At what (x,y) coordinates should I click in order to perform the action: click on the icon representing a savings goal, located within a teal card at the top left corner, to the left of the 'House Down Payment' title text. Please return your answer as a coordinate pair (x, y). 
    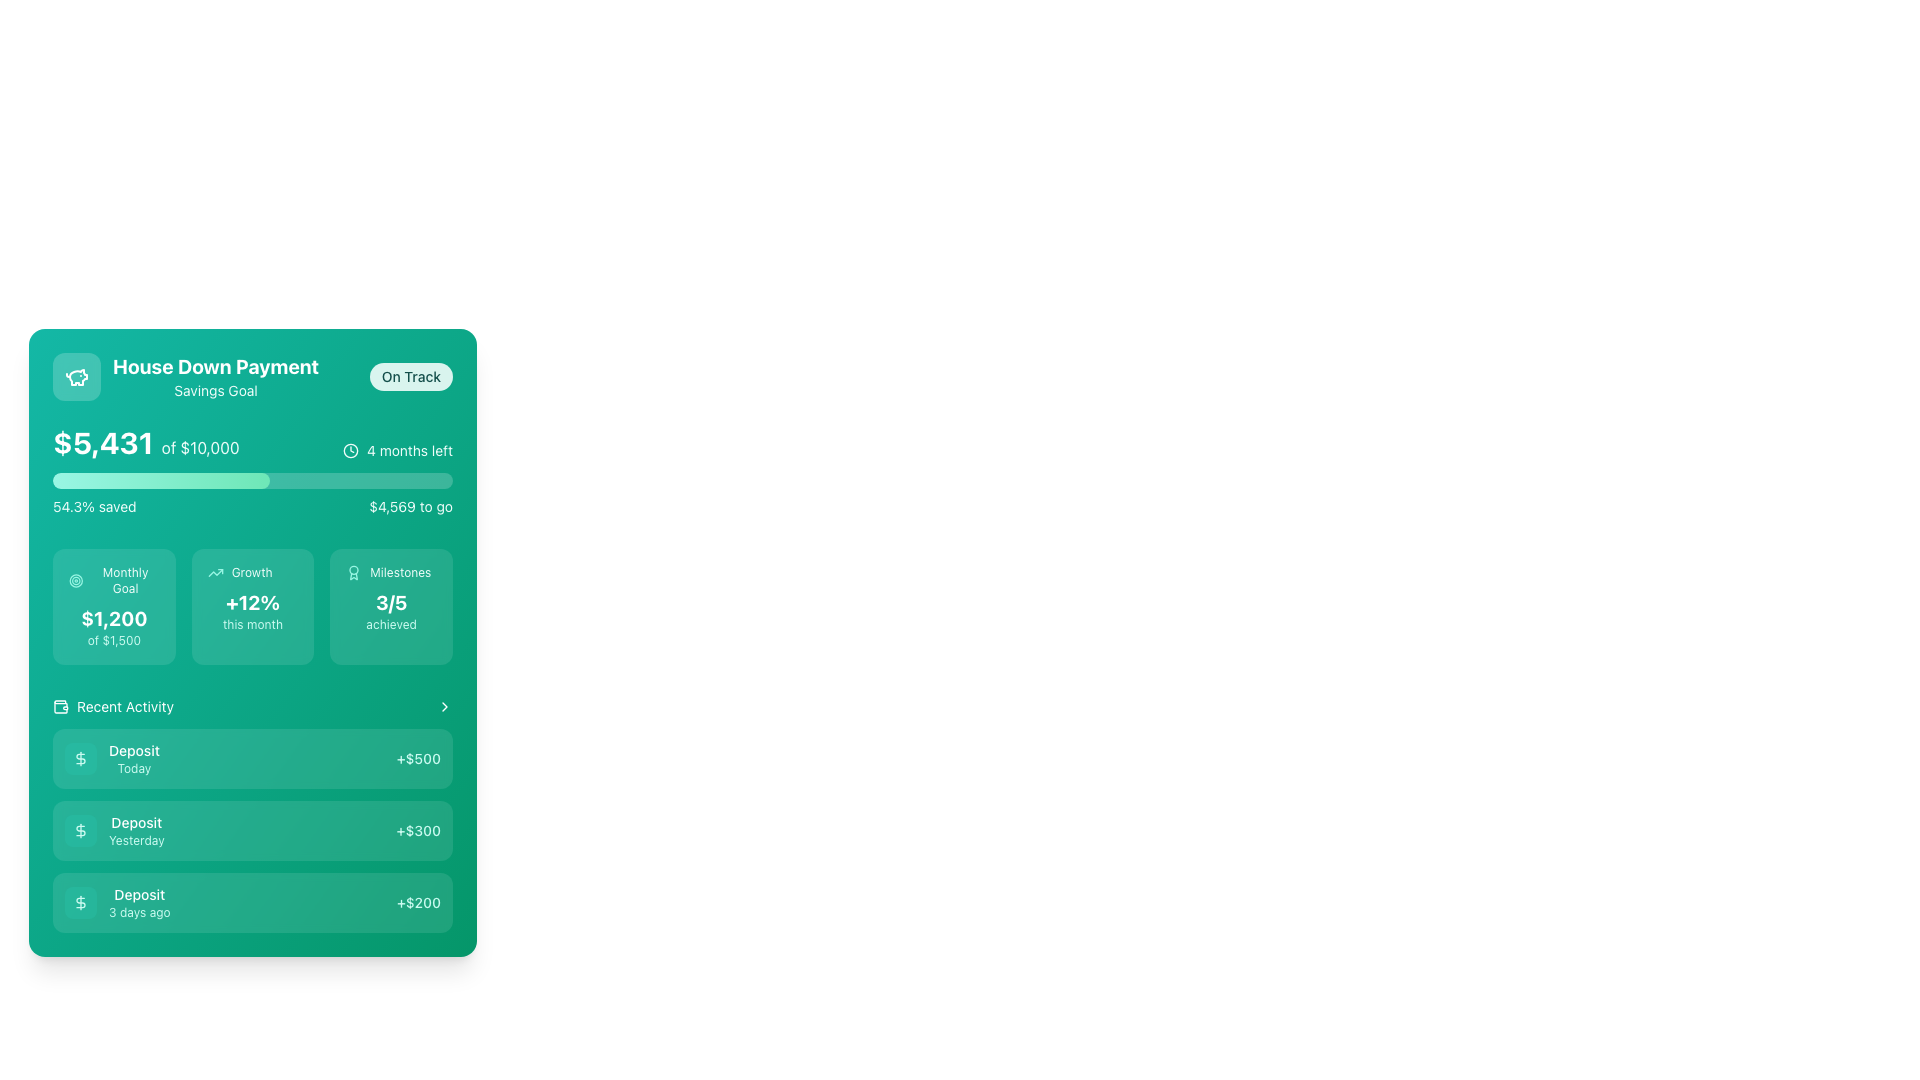
    Looking at the image, I should click on (76, 377).